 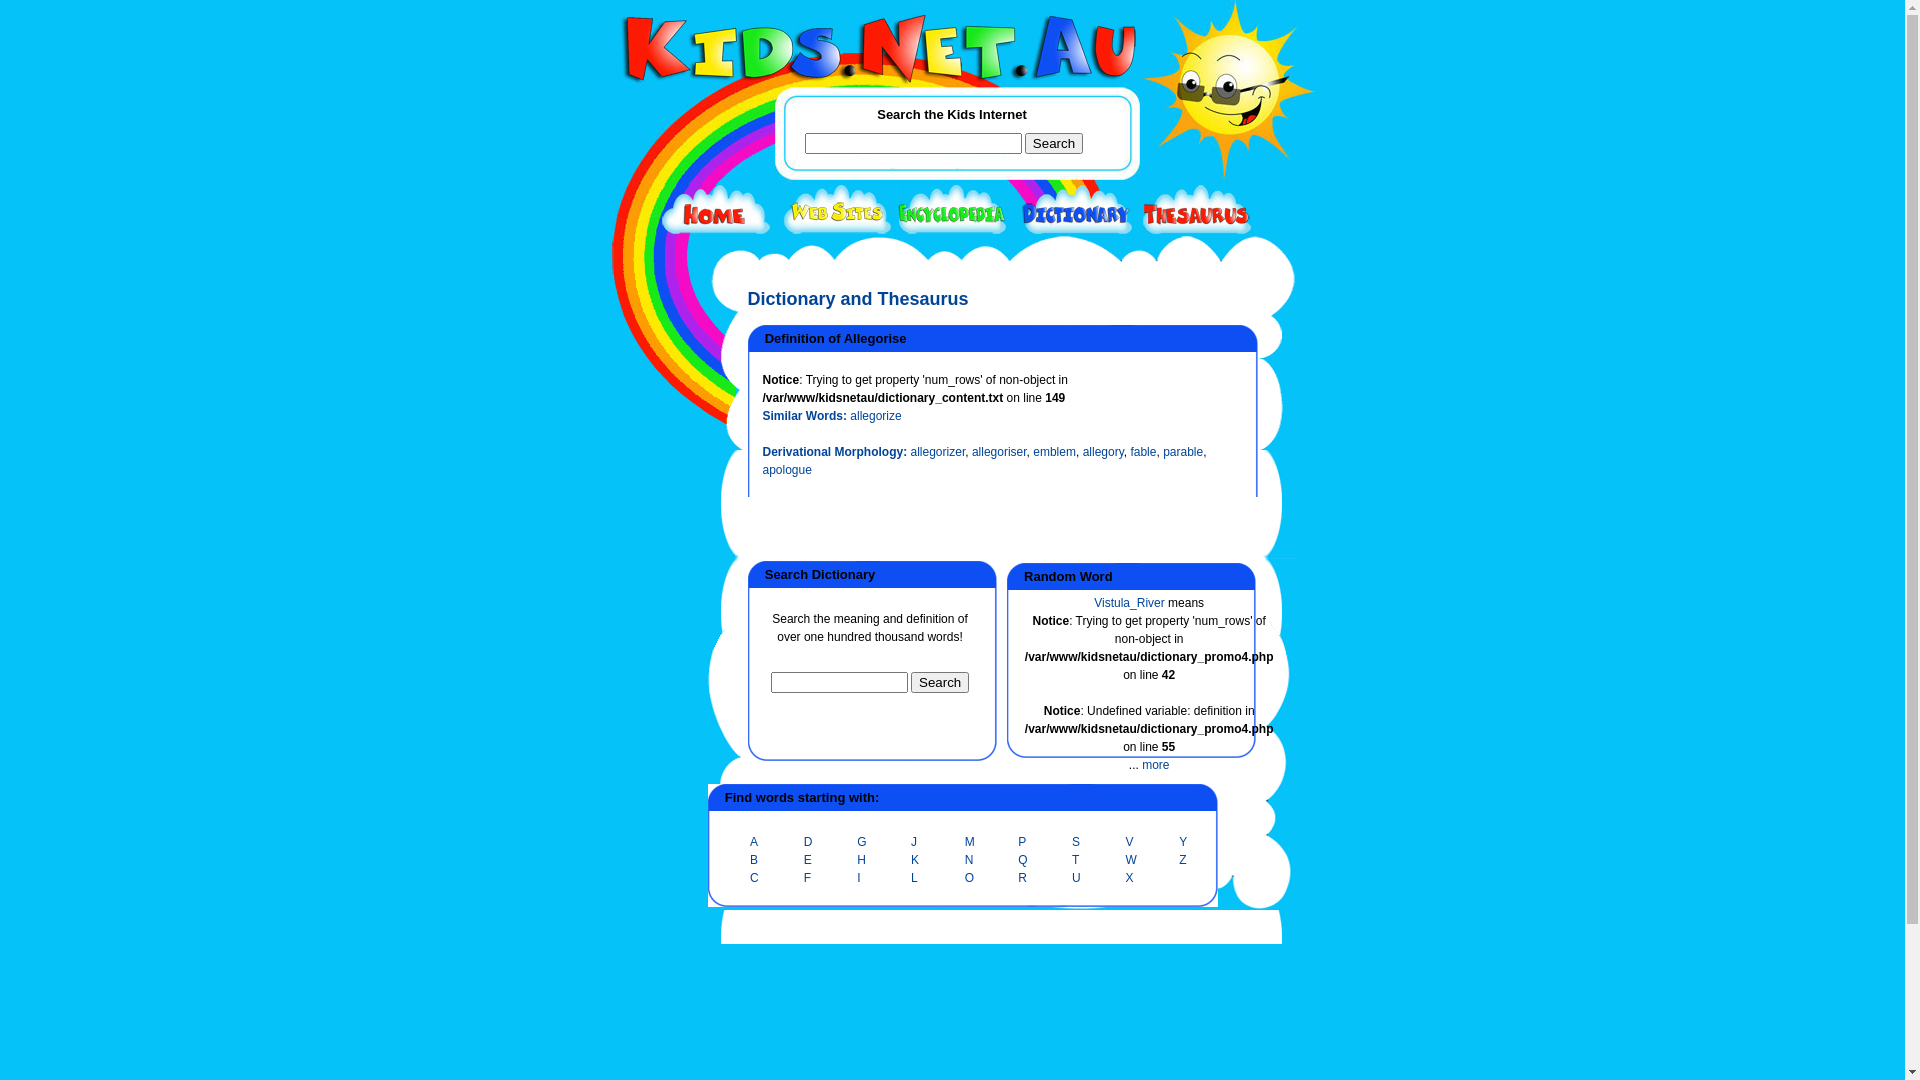 I want to click on 'R', so click(x=1022, y=877).